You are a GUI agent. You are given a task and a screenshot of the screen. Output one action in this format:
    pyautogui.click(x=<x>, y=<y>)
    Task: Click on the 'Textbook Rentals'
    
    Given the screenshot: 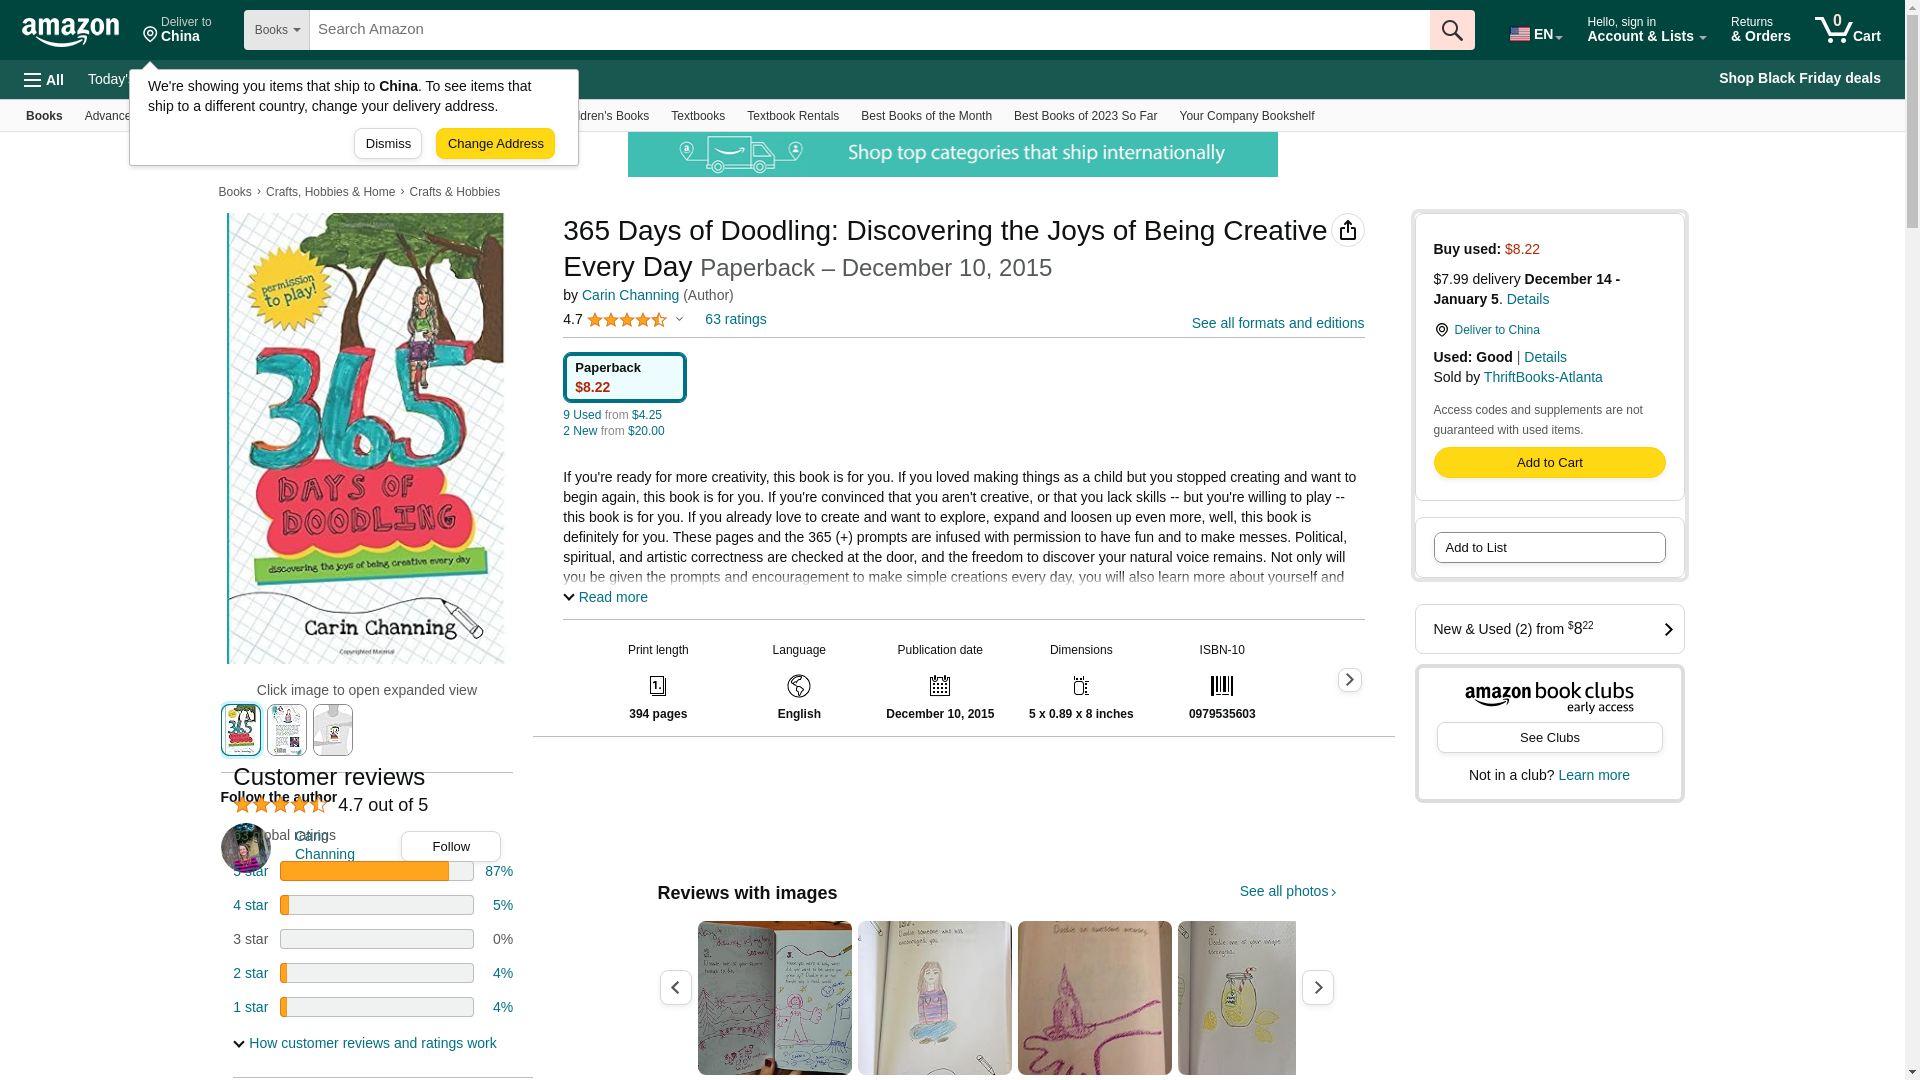 What is the action you would take?
    pyautogui.click(x=791, y=115)
    